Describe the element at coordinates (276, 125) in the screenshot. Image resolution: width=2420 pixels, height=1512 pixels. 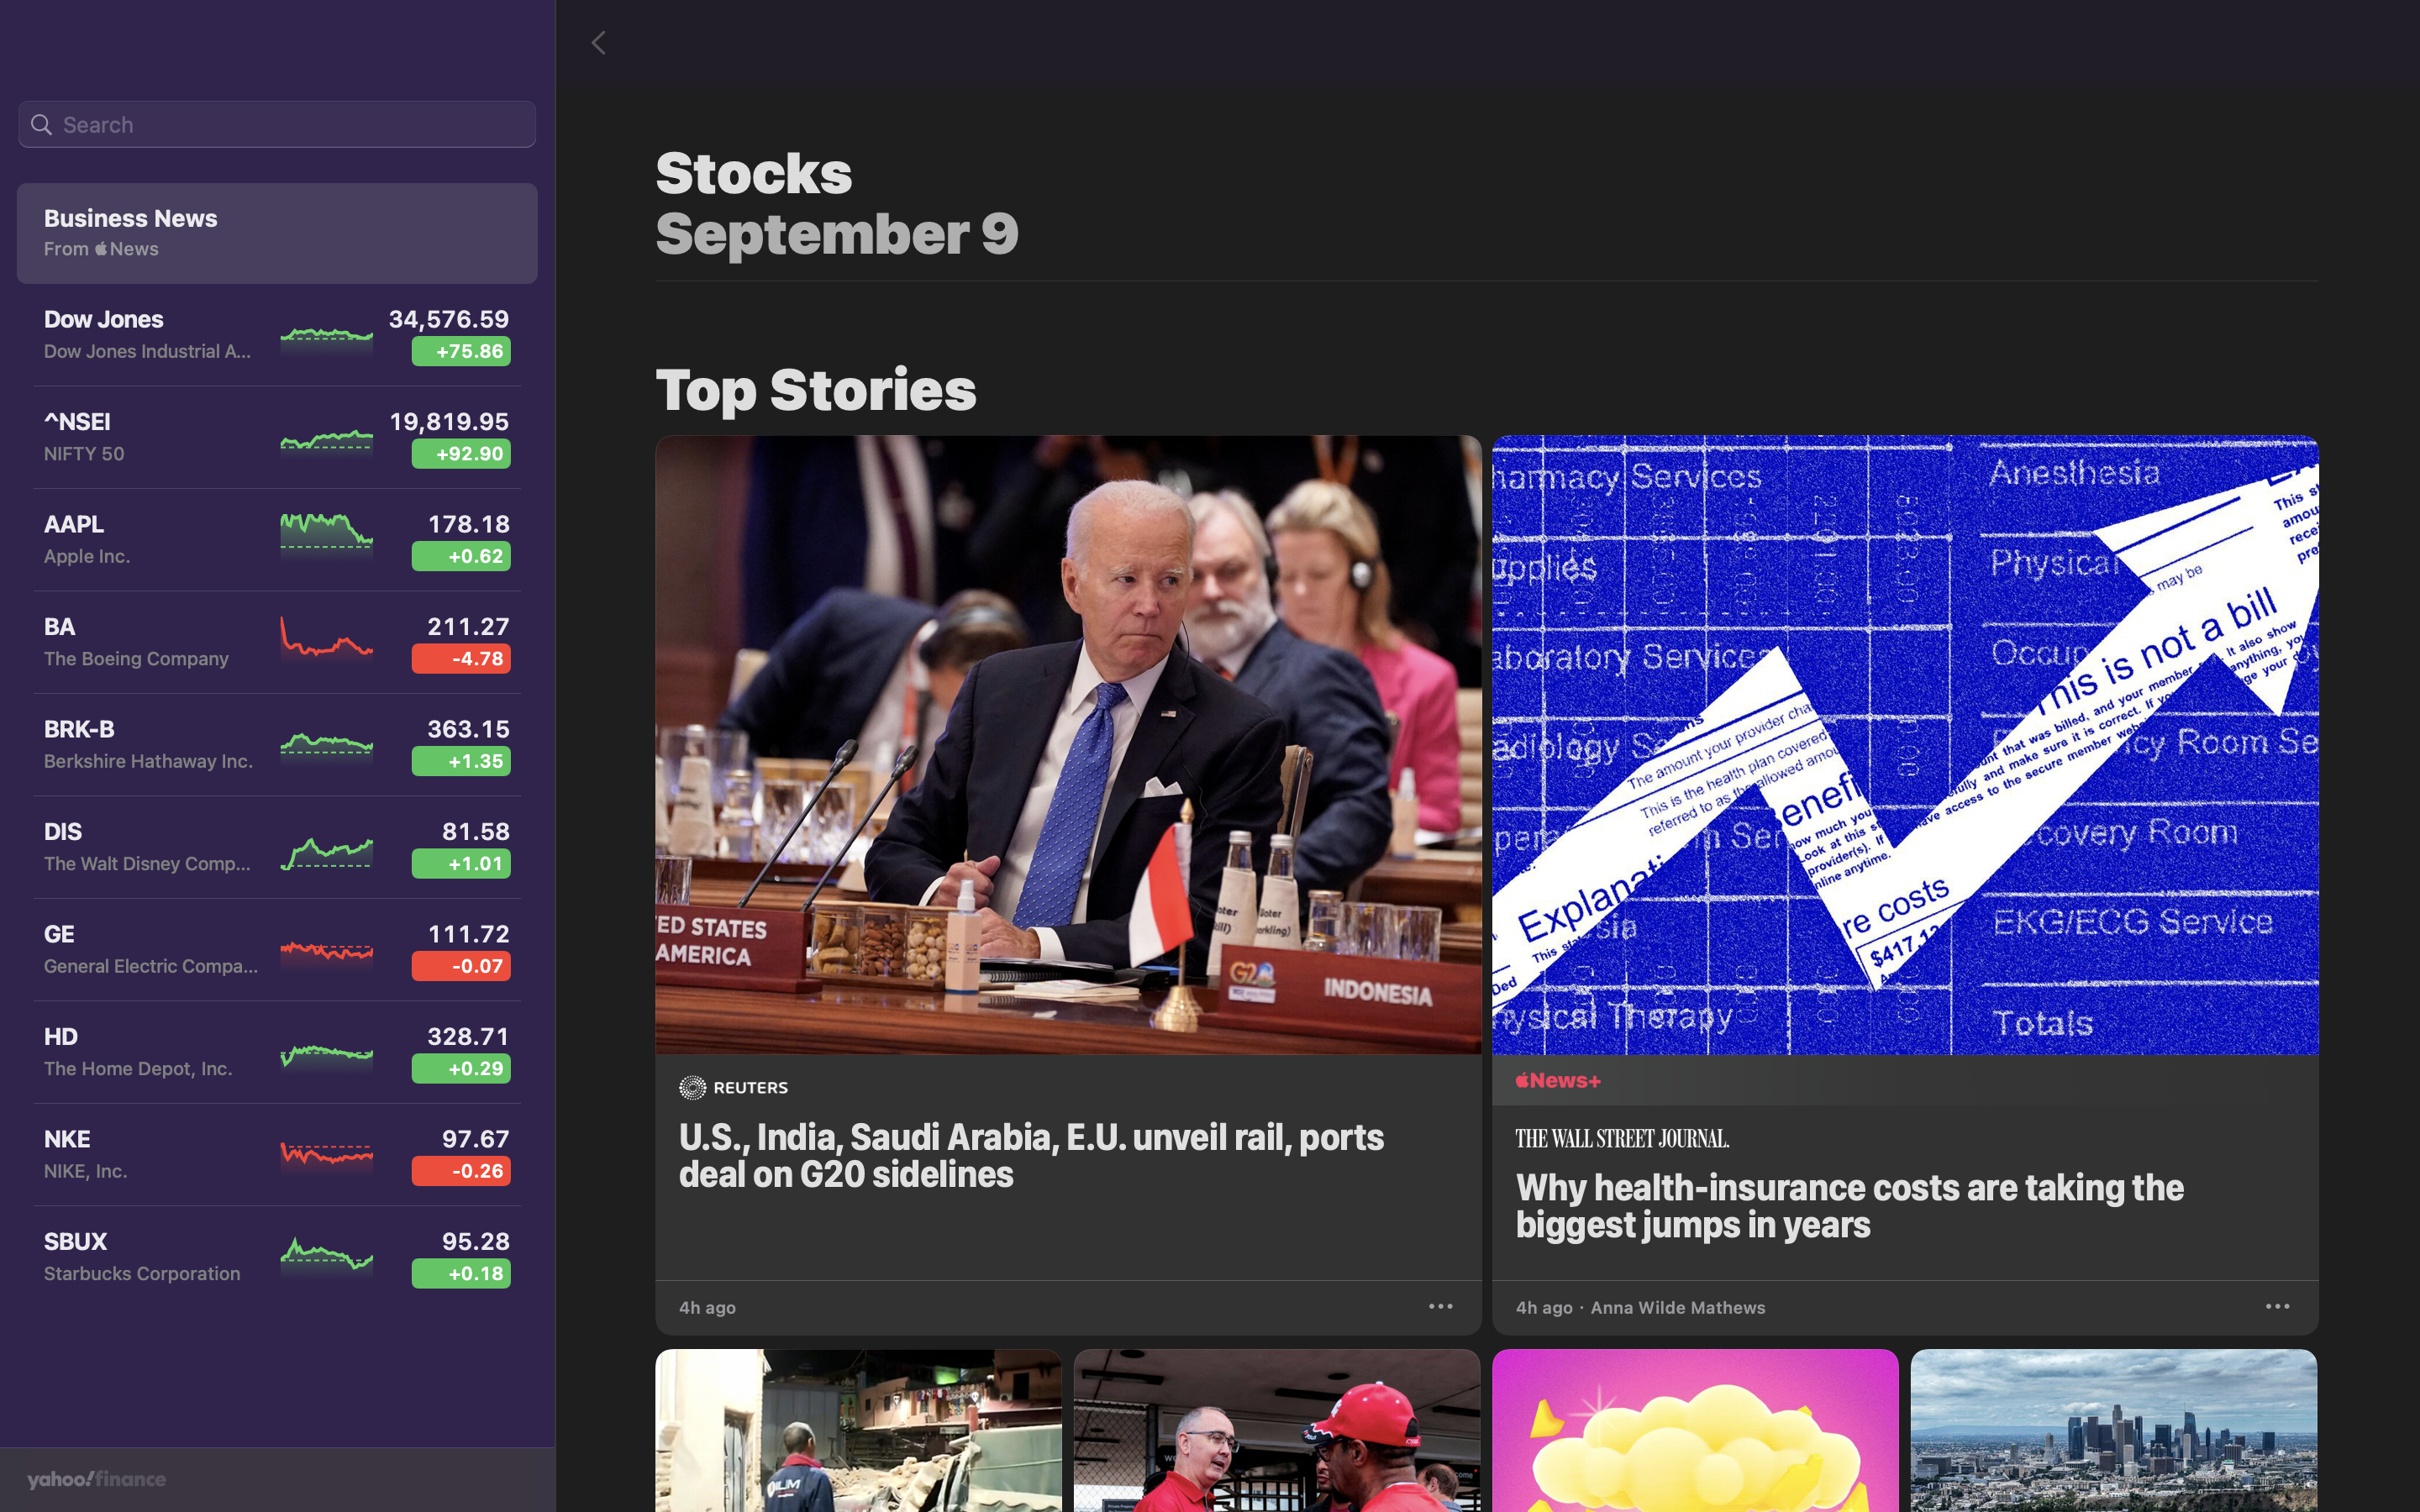
I see `Type and enter "Boeing Company" in the top left search bar` at that location.